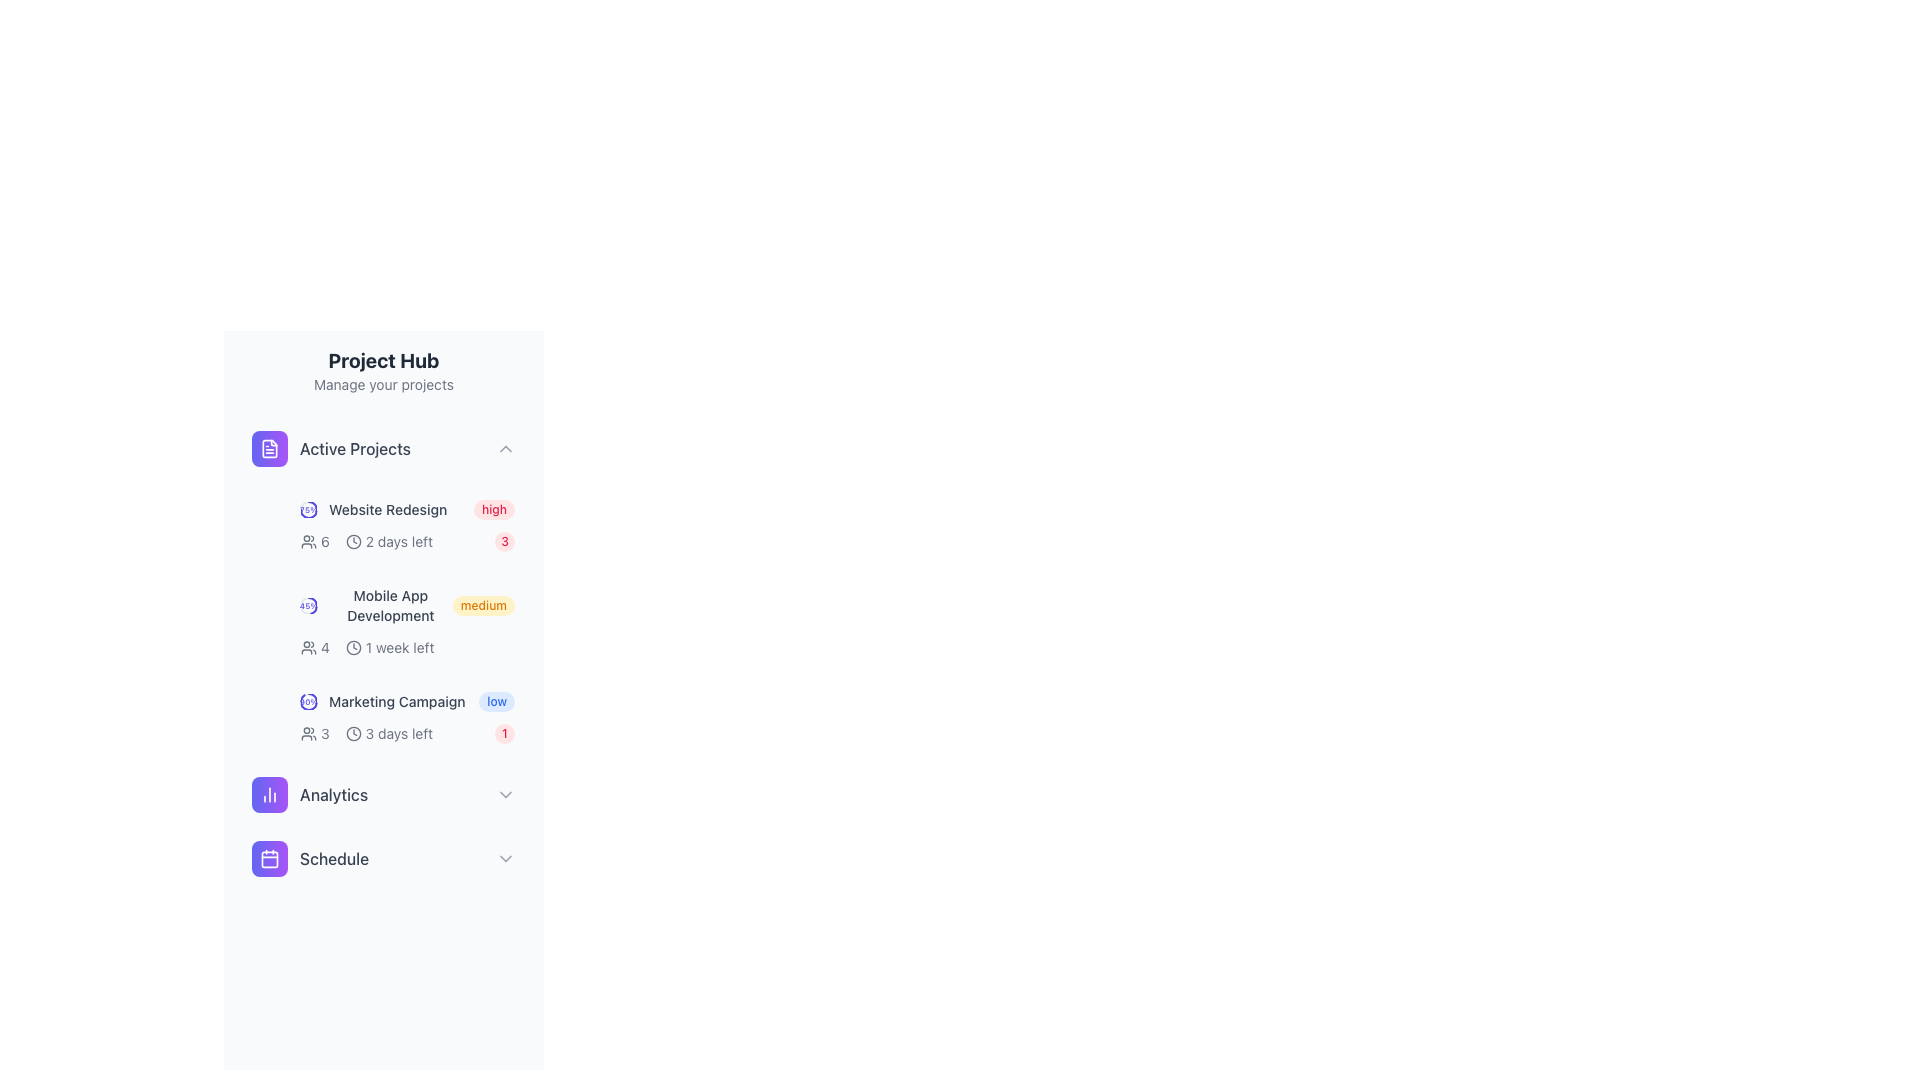 The width and height of the screenshot is (1920, 1080). I want to click on the 'Analytics' label with a gradient purple icon, so click(309, 793).